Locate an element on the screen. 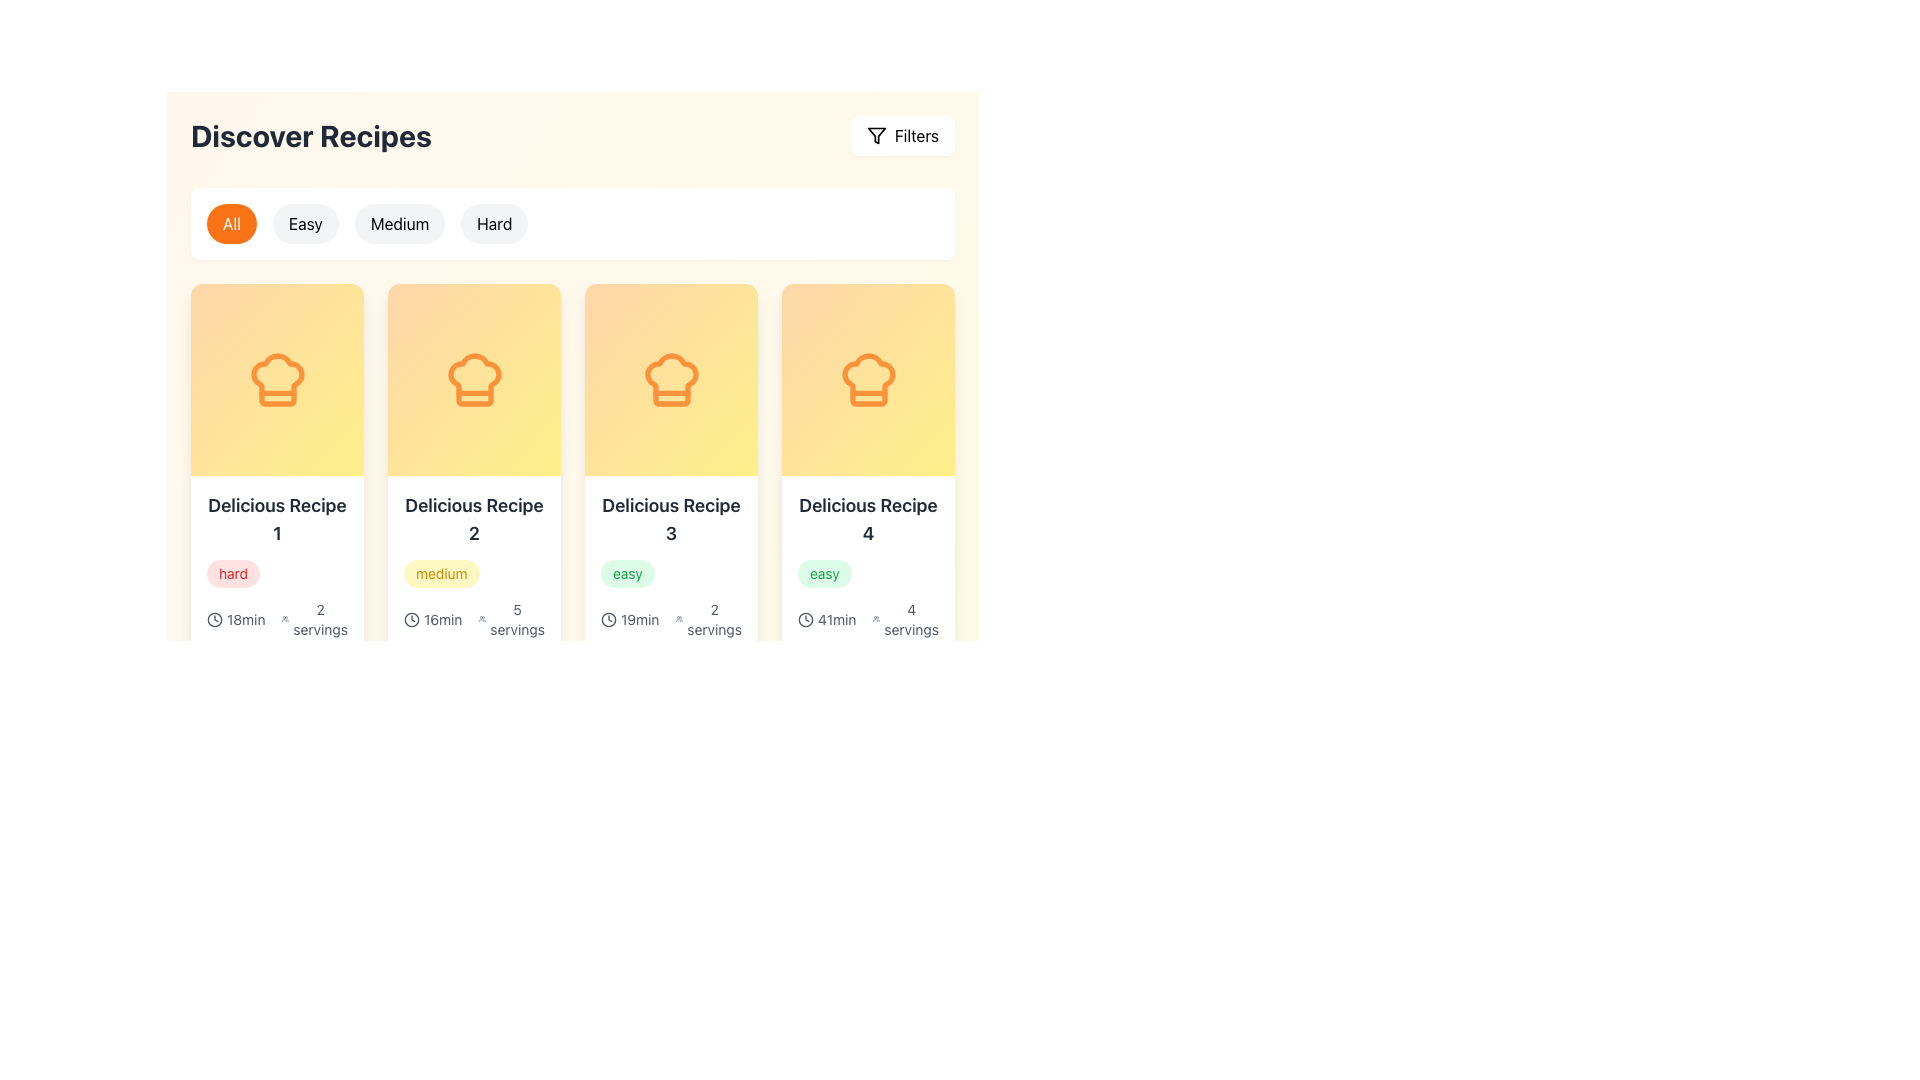 This screenshot has width=1920, height=1080. the triangular-shaped funnel icon located at the top-right of the user interface, adjacent to the 'Filters' label is located at coordinates (876, 135).